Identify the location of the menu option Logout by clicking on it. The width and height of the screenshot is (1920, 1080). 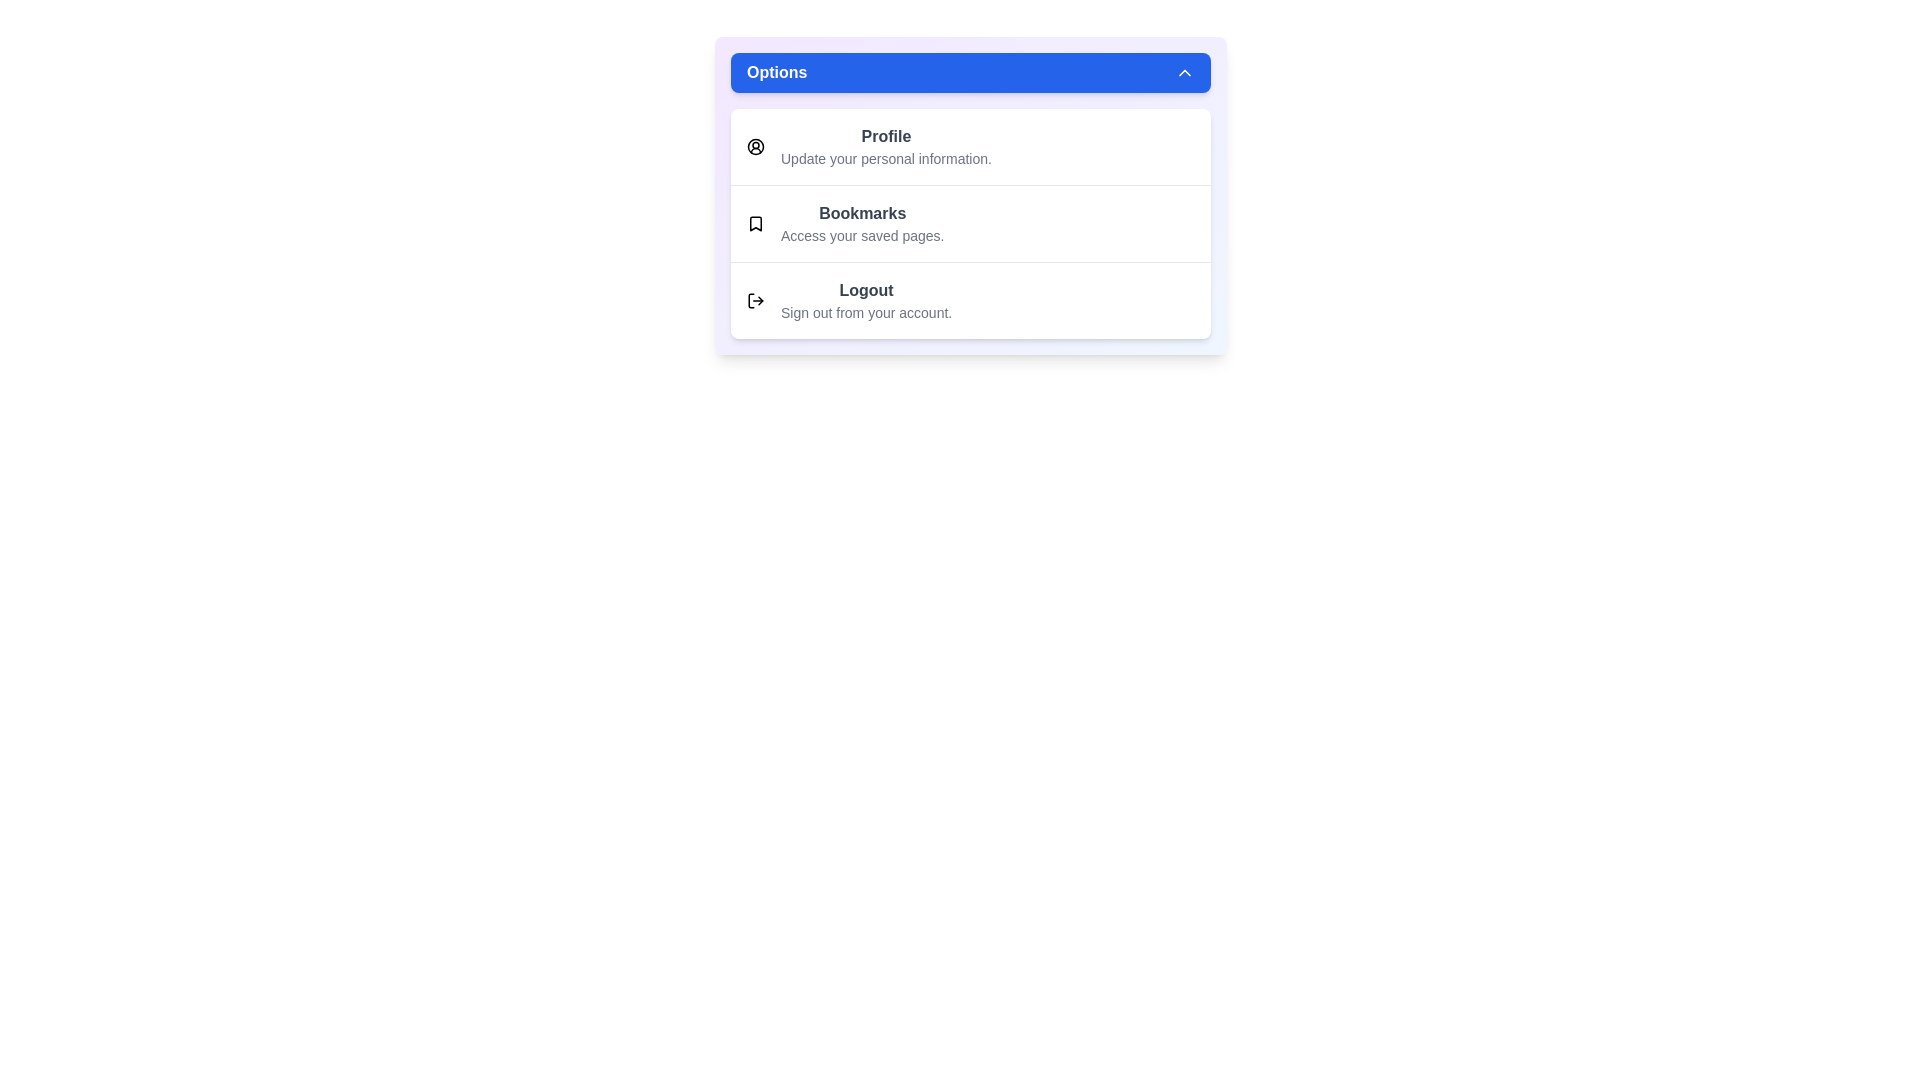
(970, 300).